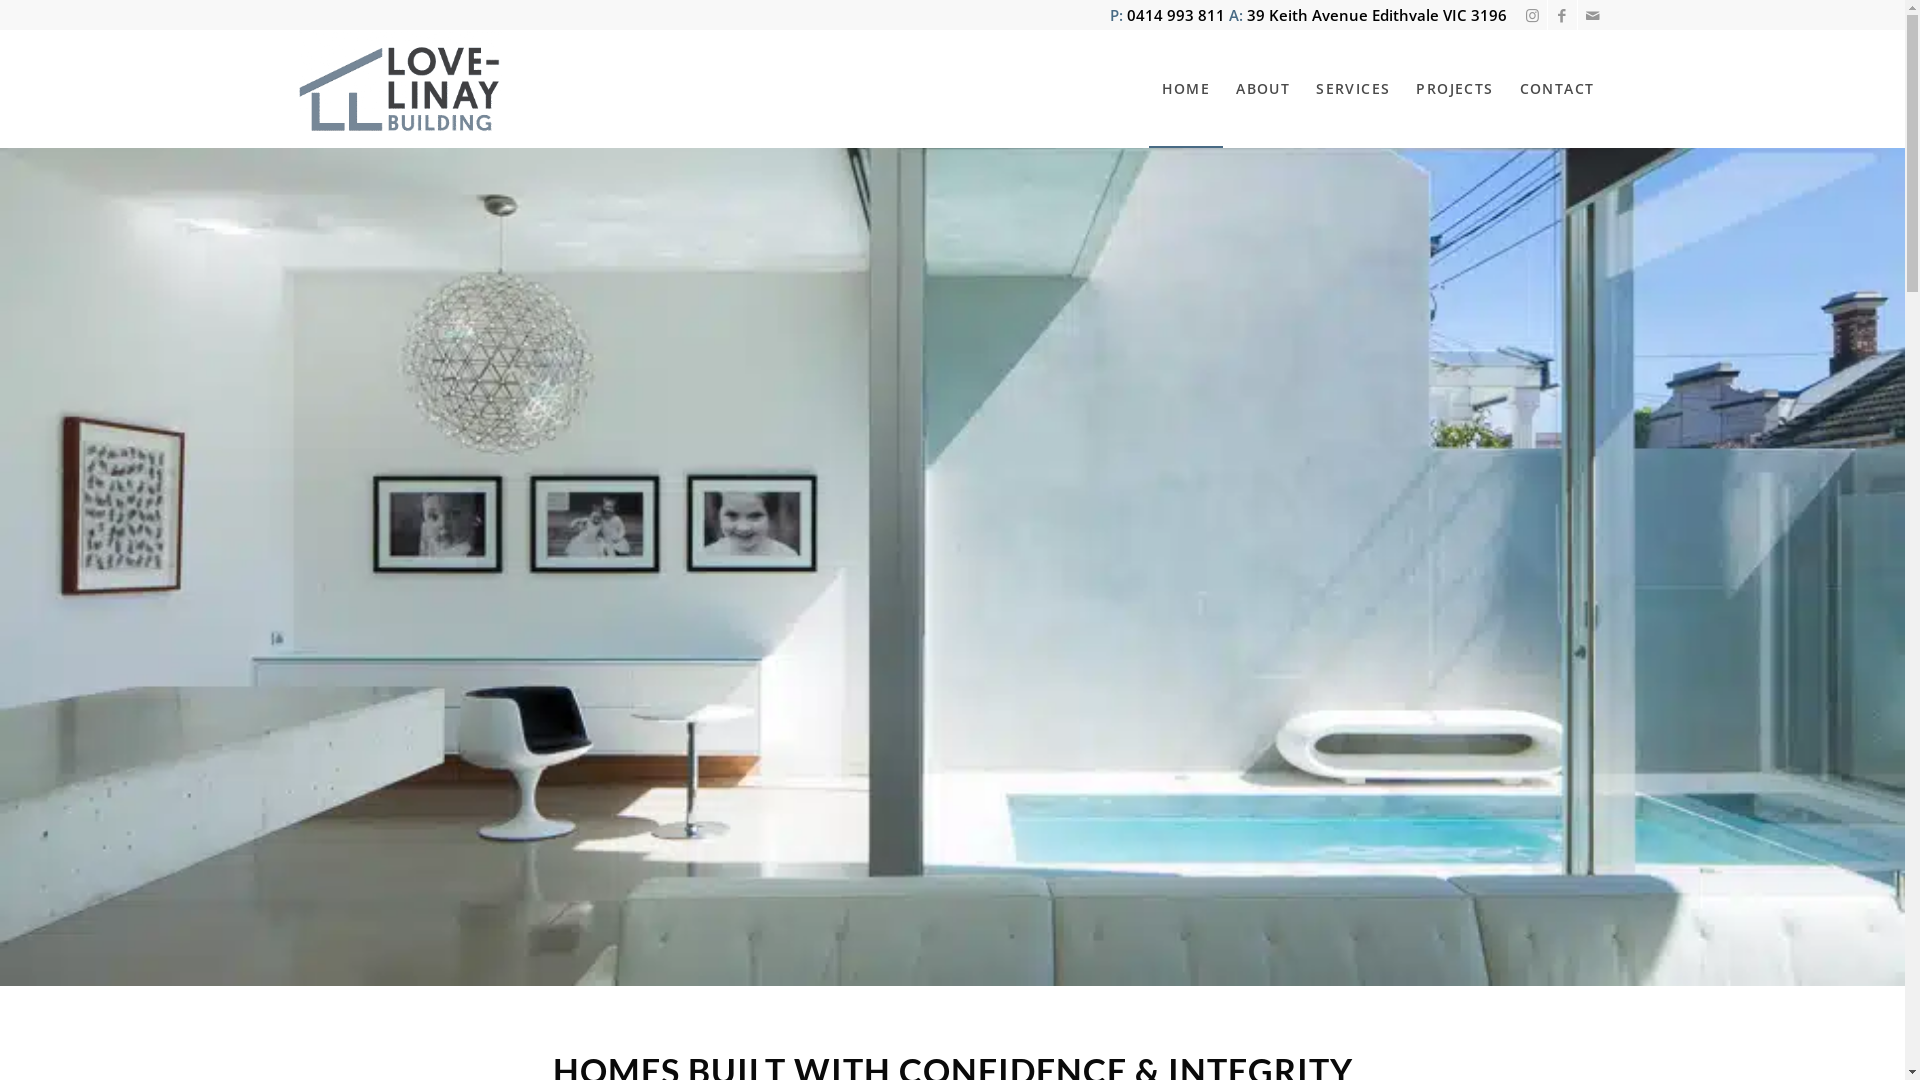 The width and height of the screenshot is (1920, 1080). Describe the element at coordinates (1517, 15) in the screenshot. I see `'Instagram'` at that location.